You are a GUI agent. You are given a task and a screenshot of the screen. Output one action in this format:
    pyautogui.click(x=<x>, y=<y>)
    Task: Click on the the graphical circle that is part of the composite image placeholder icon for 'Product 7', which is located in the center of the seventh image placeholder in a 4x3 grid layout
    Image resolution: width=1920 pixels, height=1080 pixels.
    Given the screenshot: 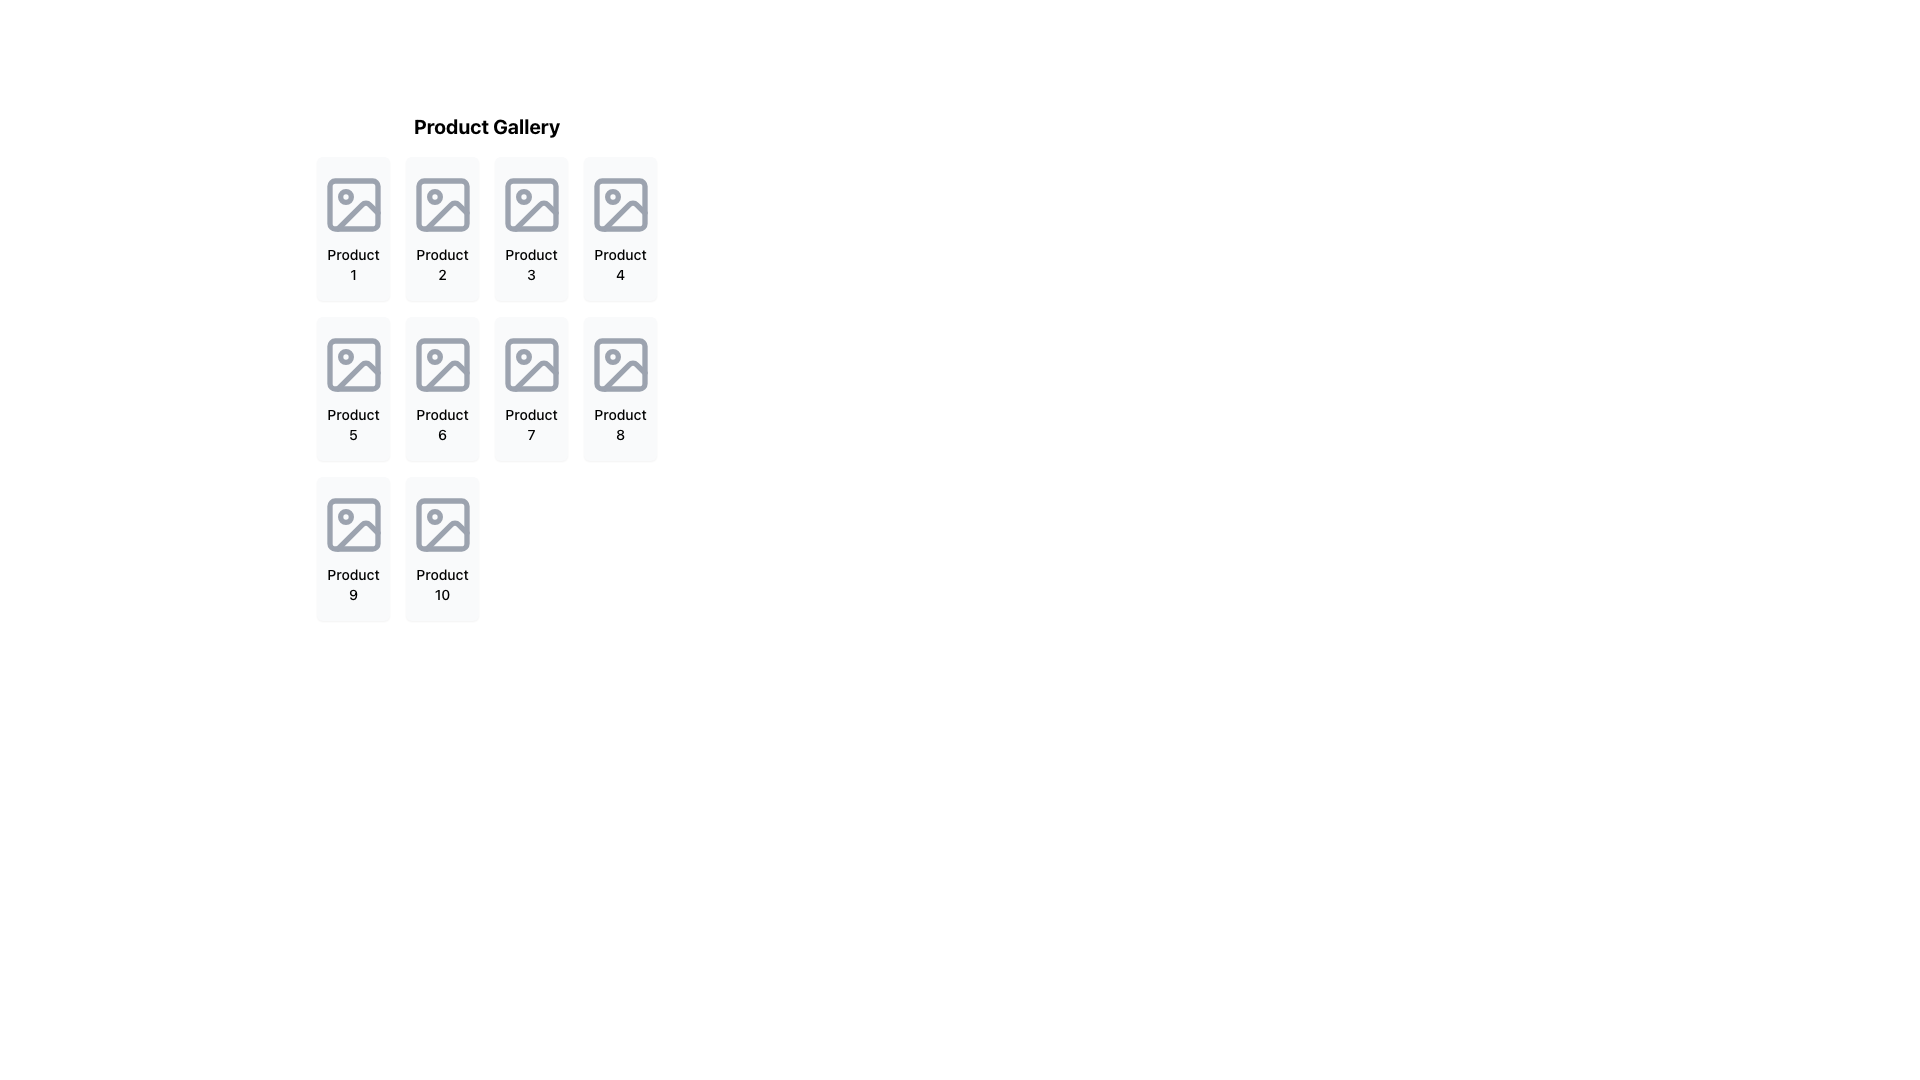 What is the action you would take?
    pyautogui.click(x=523, y=356)
    